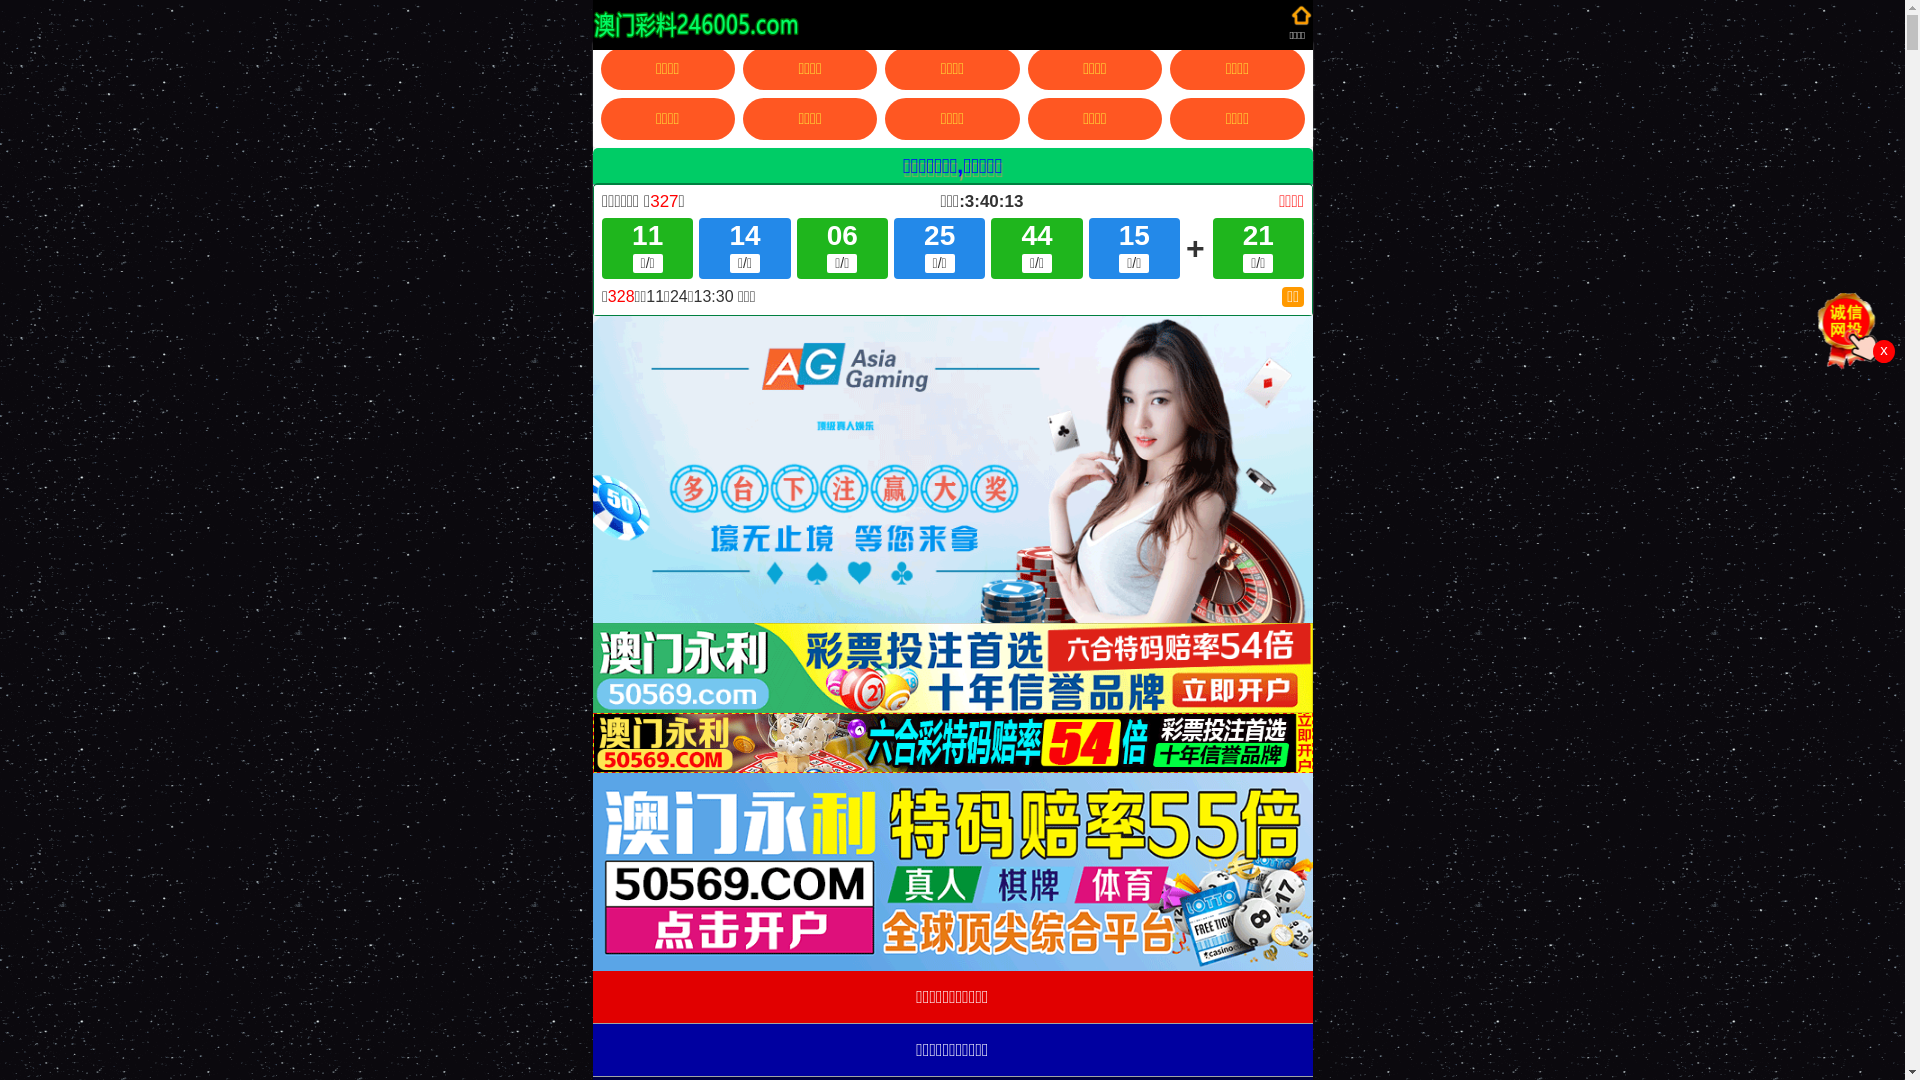 The image size is (1920, 1080). Describe the element at coordinates (1882, 350) in the screenshot. I see `'x'` at that location.